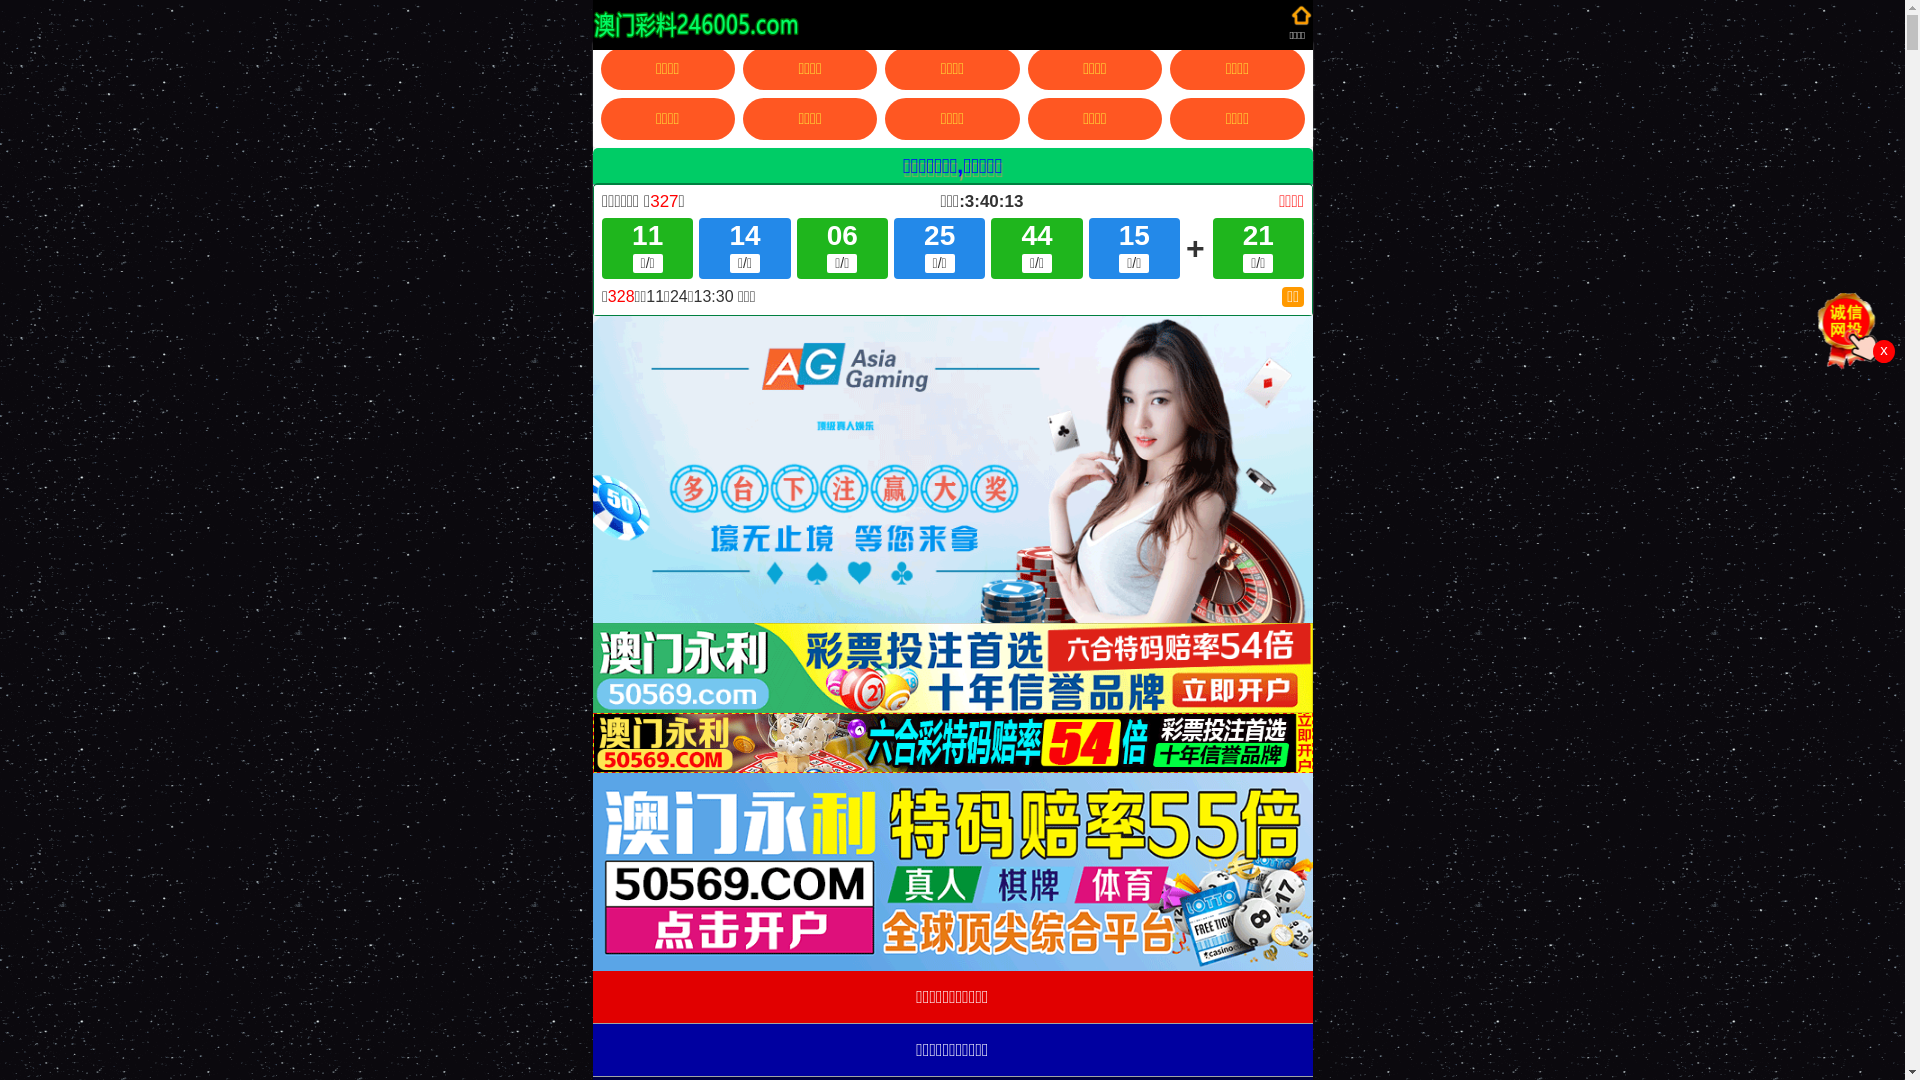 The image size is (1920, 1080). Describe the element at coordinates (1882, 350) in the screenshot. I see `'x'` at that location.